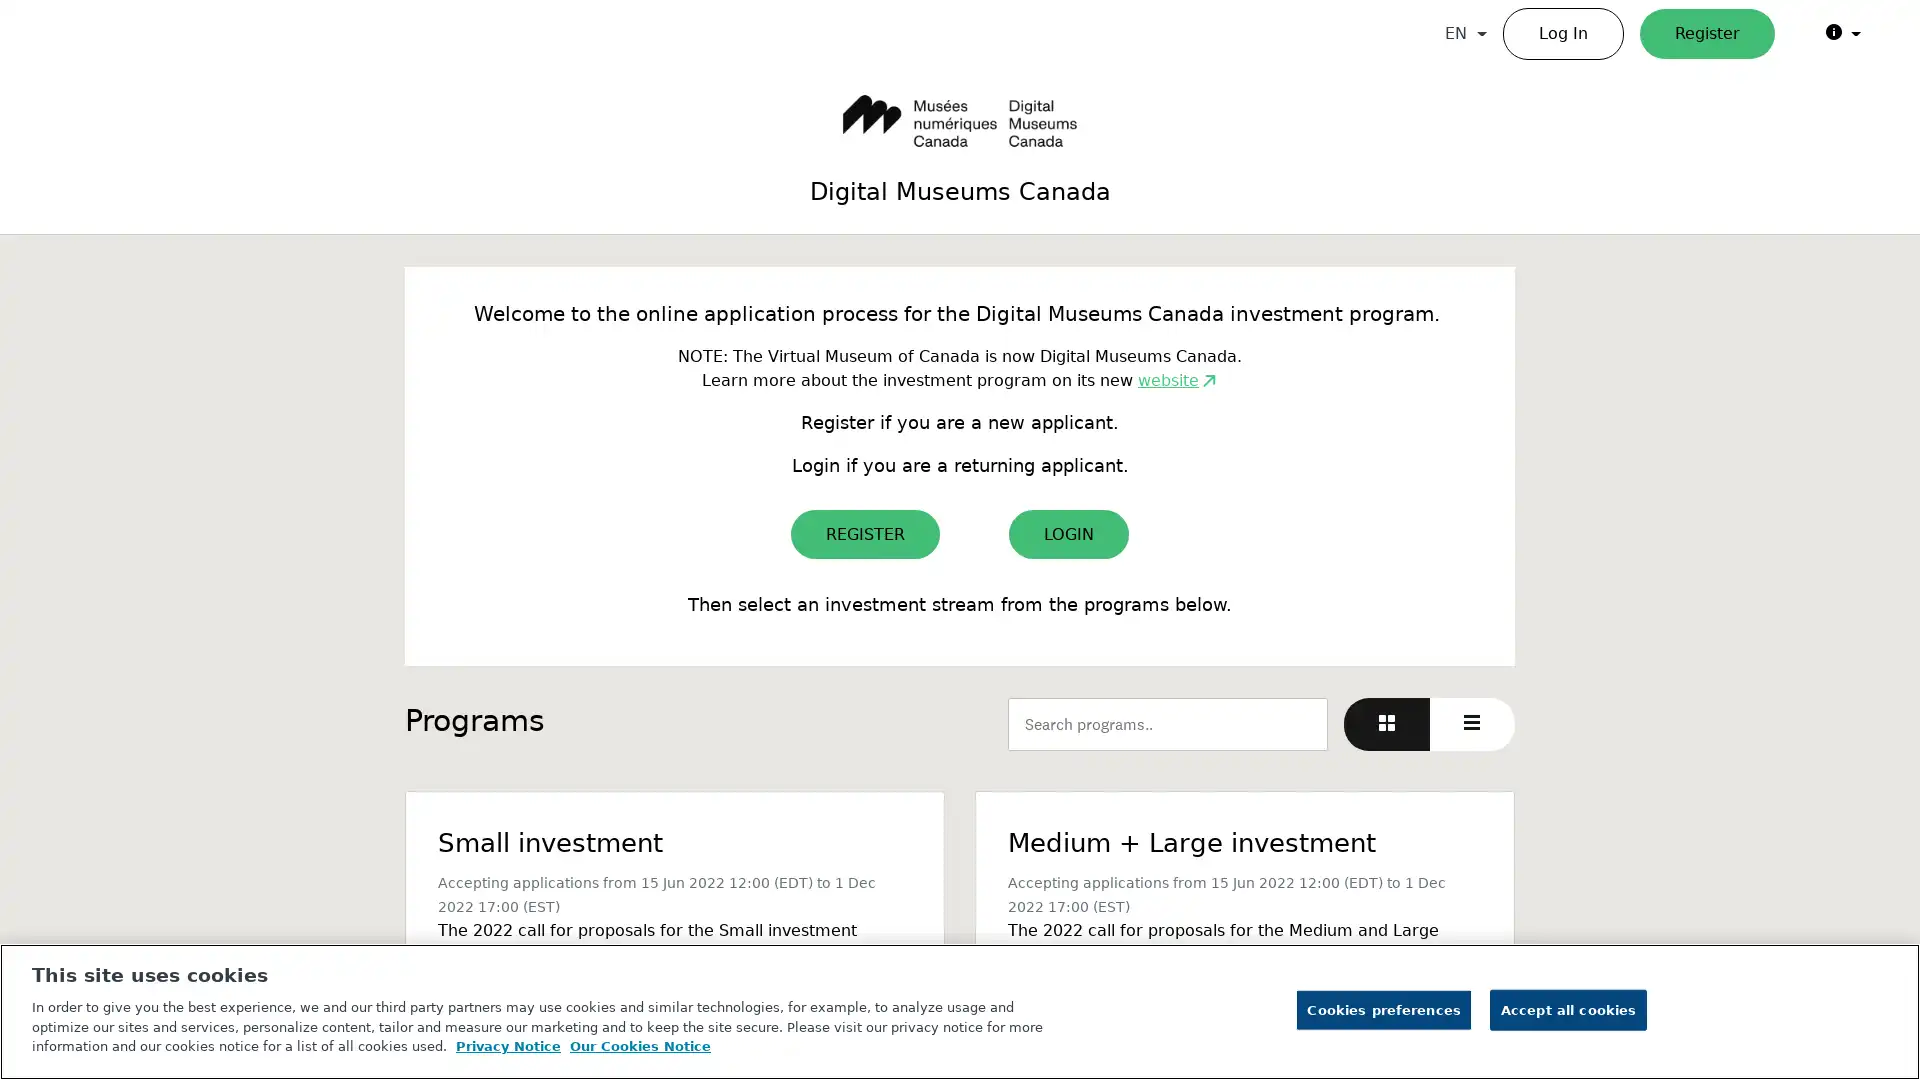 The width and height of the screenshot is (1920, 1080). Describe the element at coordinates (1382, 1010) in the screenshot. I see `Cookies preferences` at that location.